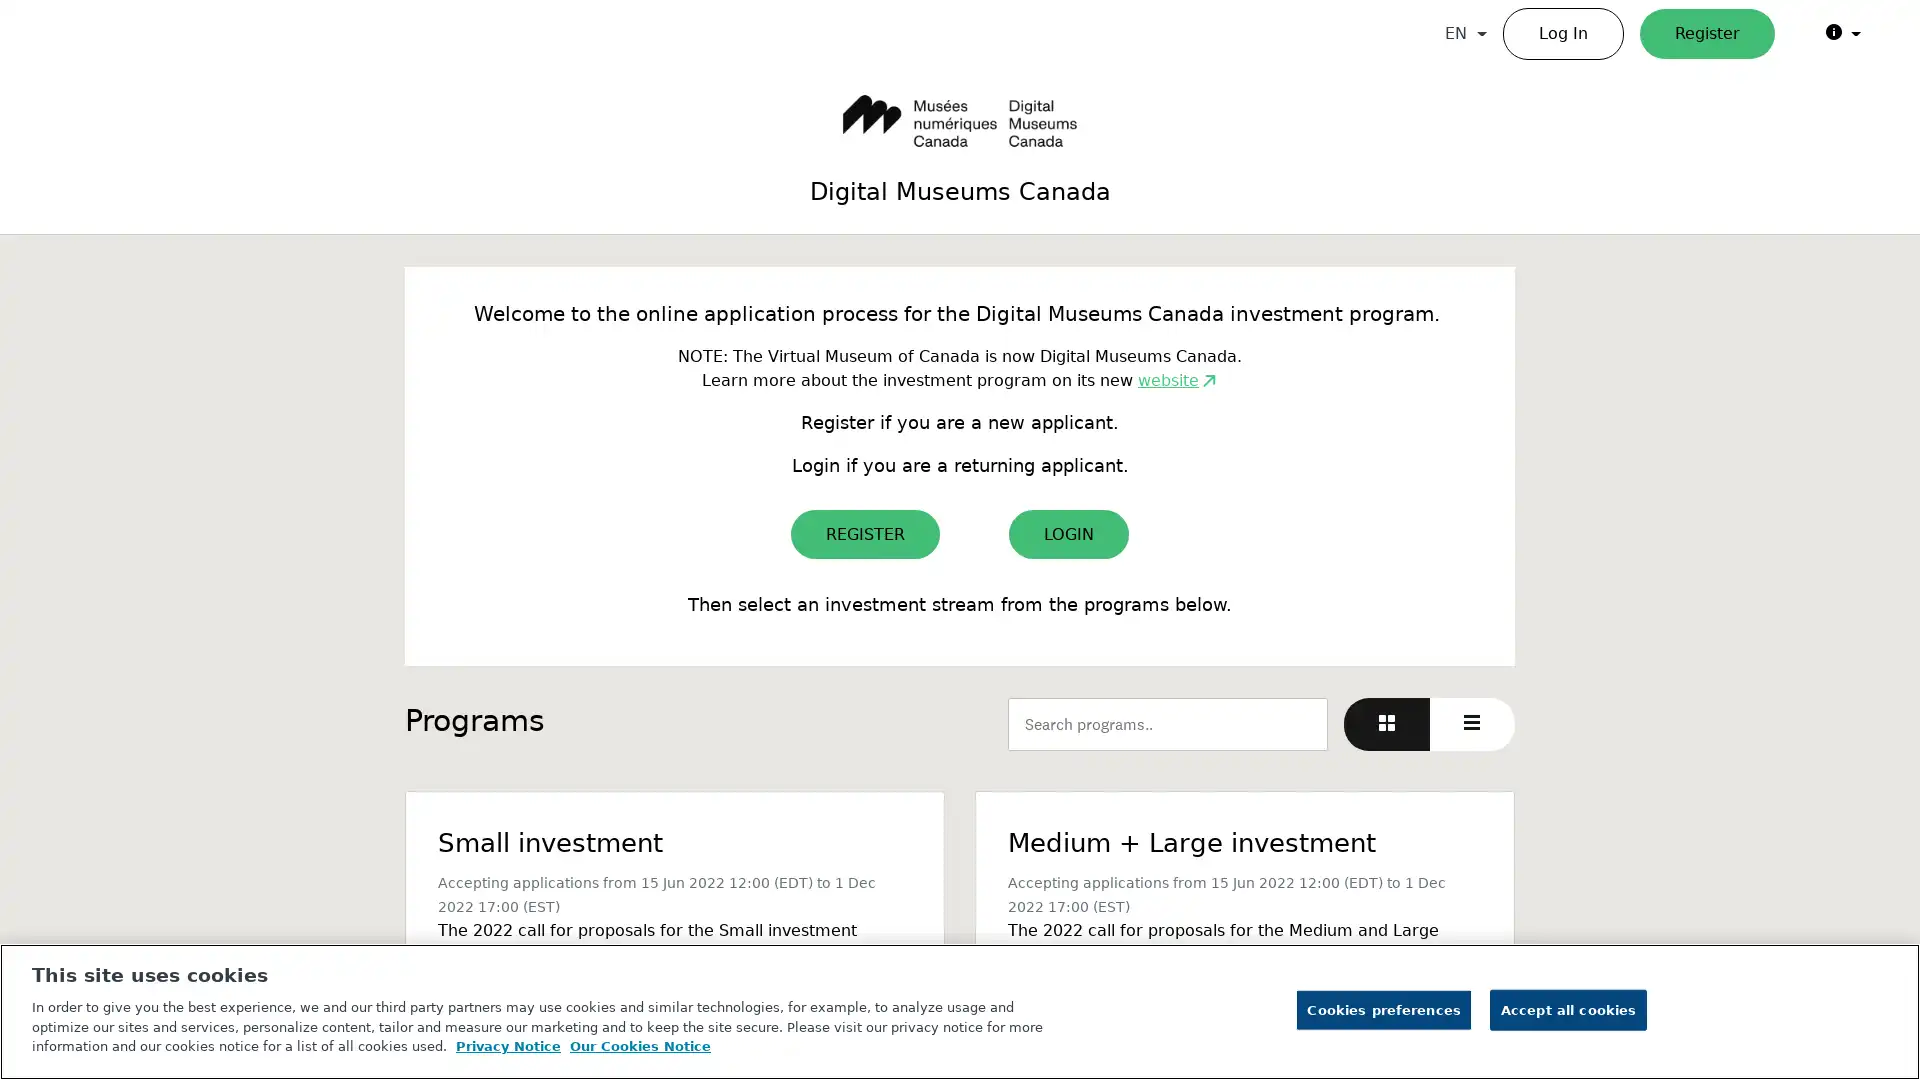 The width and height of the screenshot is (1920, 1080). Describe the element at coordinates (1382, 1010) in the screenshot. I see `Cookies preferences` at that location.